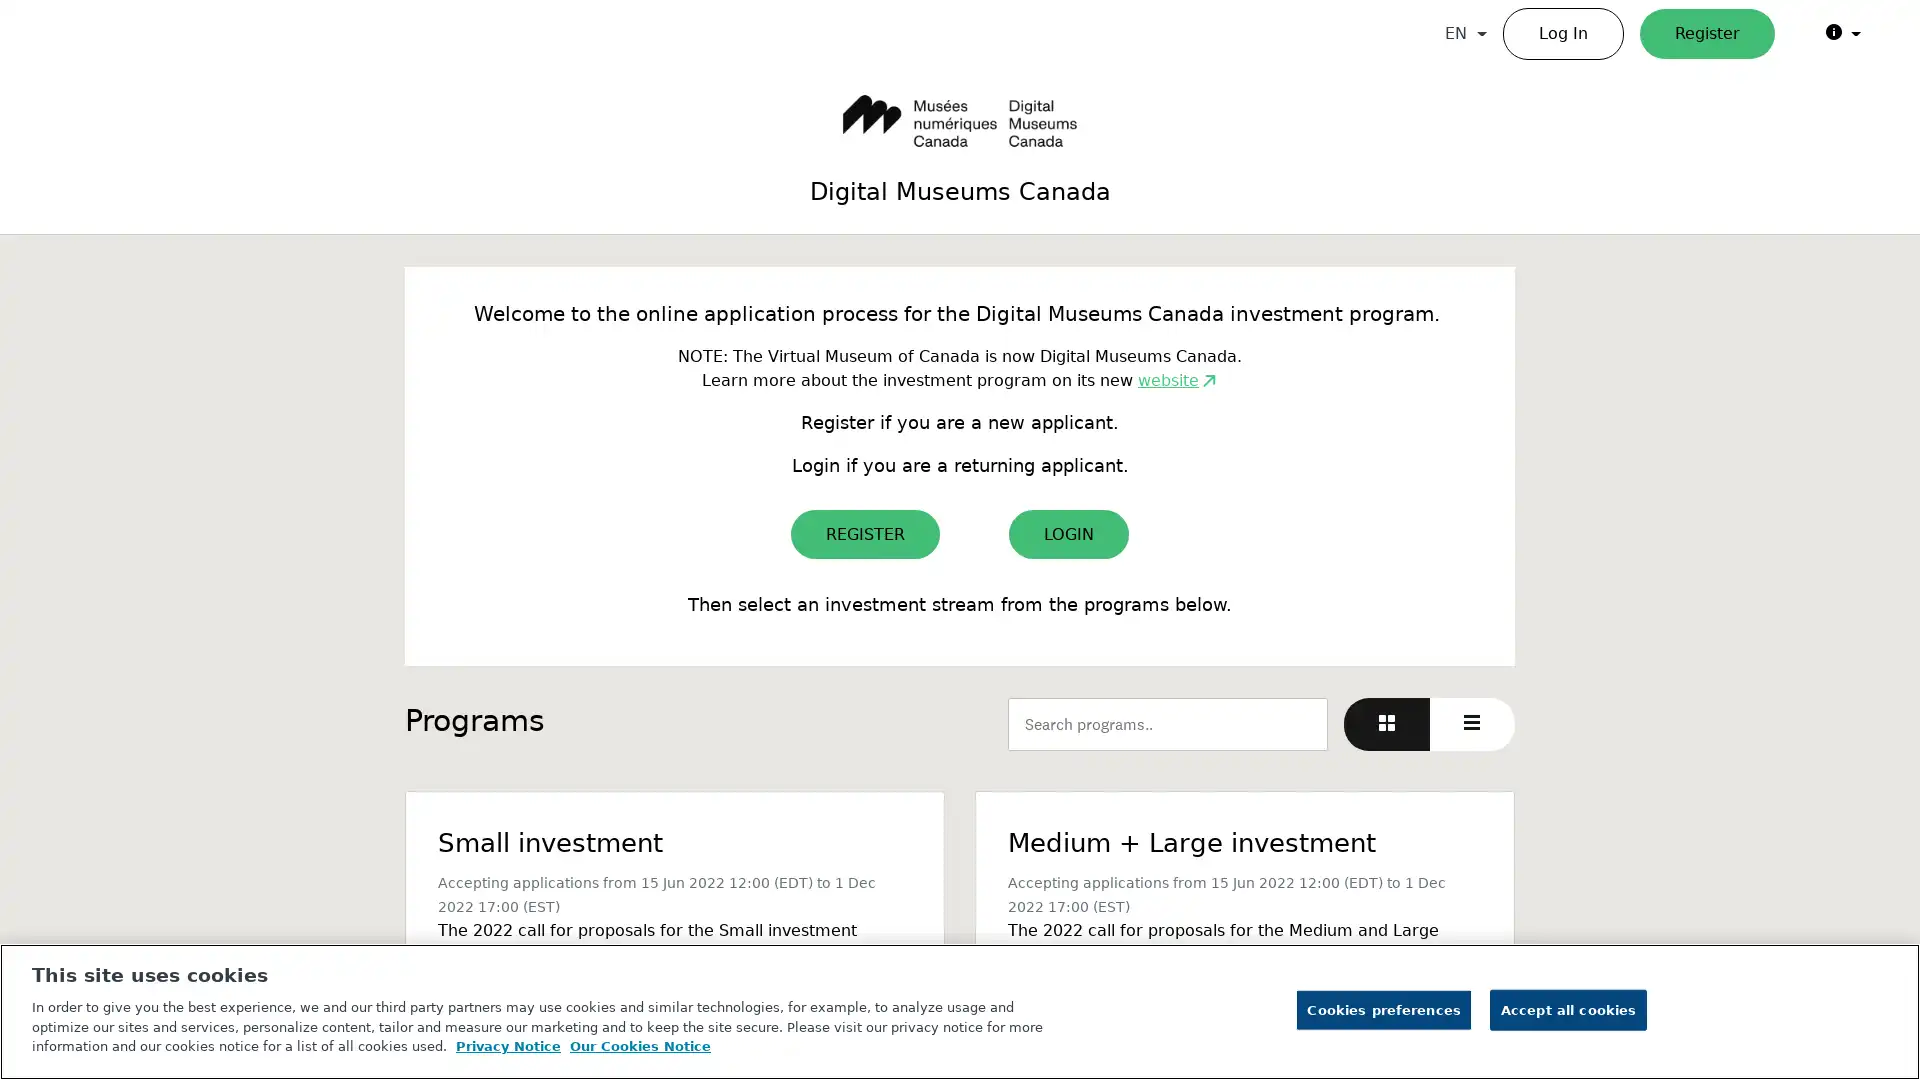 The width and height of the screenshot is (1920, 1080). Describe the element at coordinates (1382, 1010) in the screenshot. I see `Cookies preferences` at that location.